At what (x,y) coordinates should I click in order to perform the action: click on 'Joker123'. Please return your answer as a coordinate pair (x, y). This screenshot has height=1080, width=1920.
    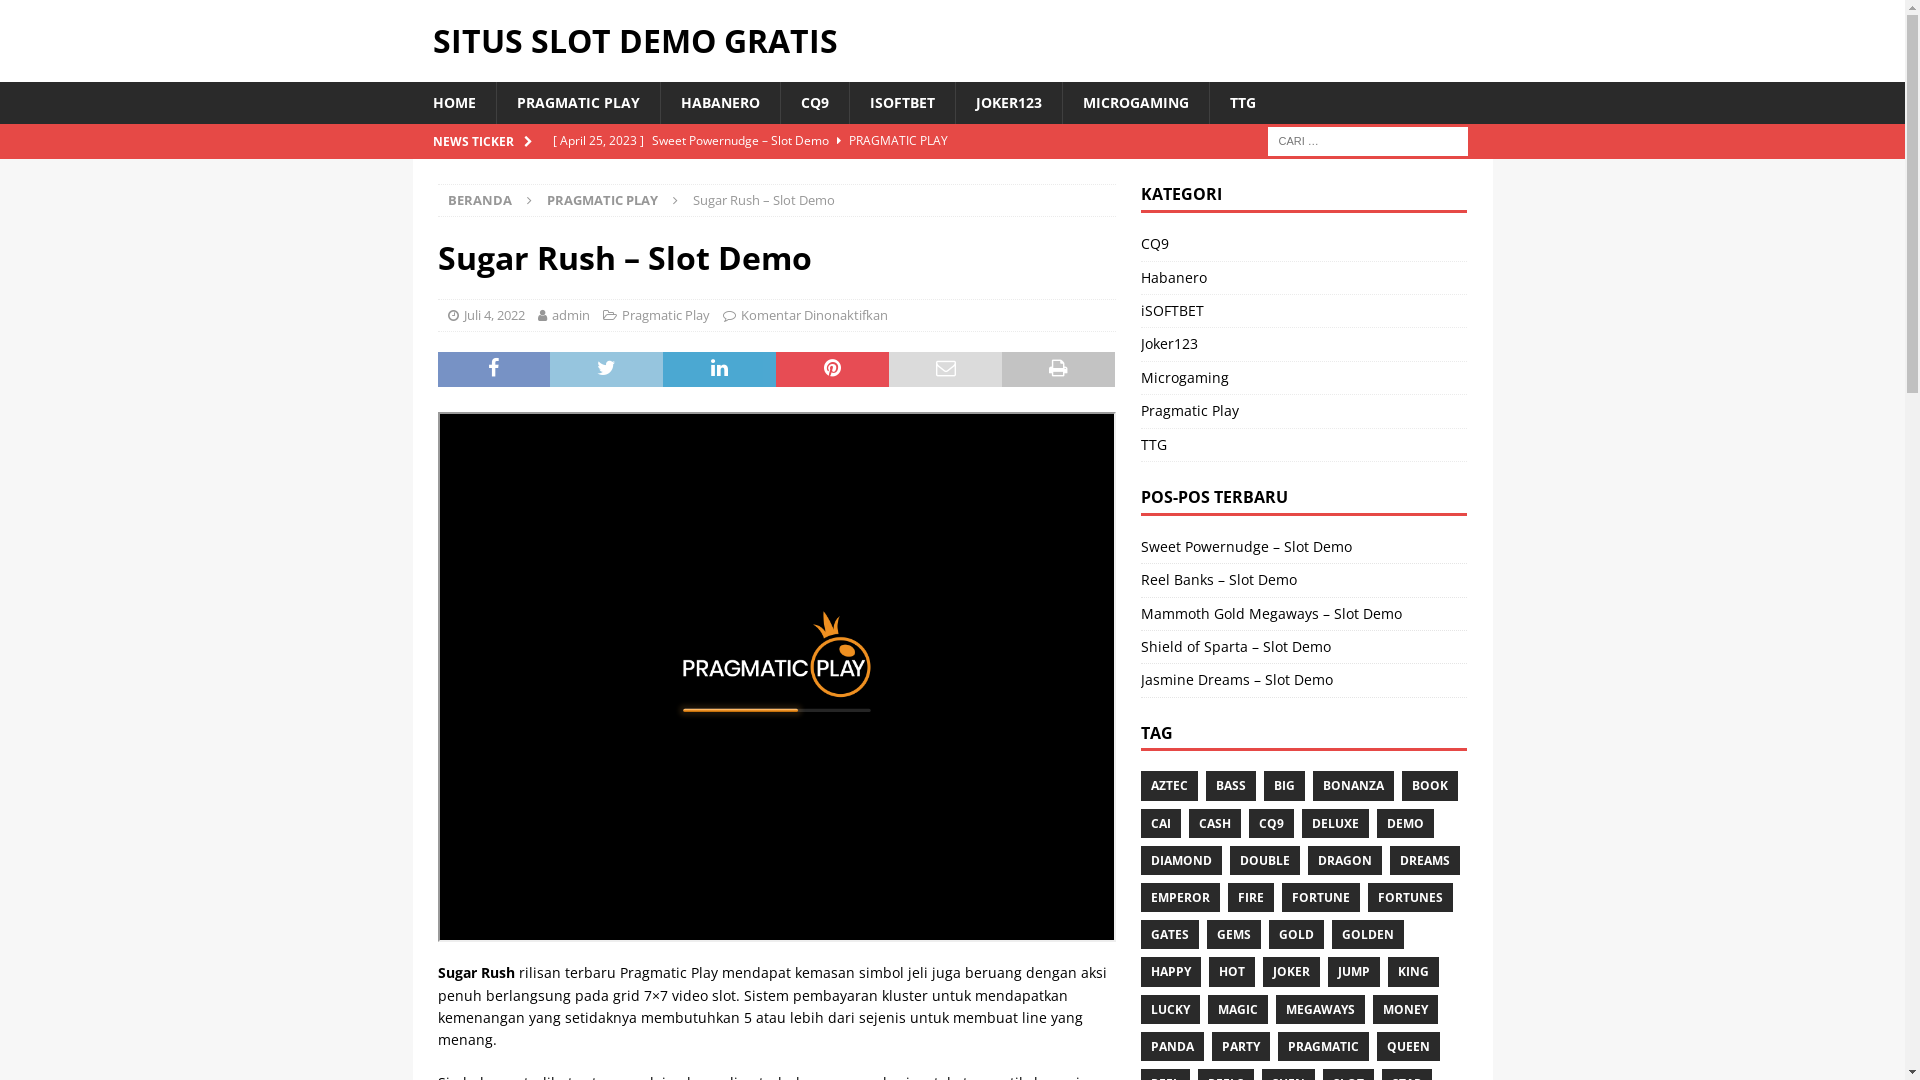
    Looking at the image, I should click on (1141, 342).